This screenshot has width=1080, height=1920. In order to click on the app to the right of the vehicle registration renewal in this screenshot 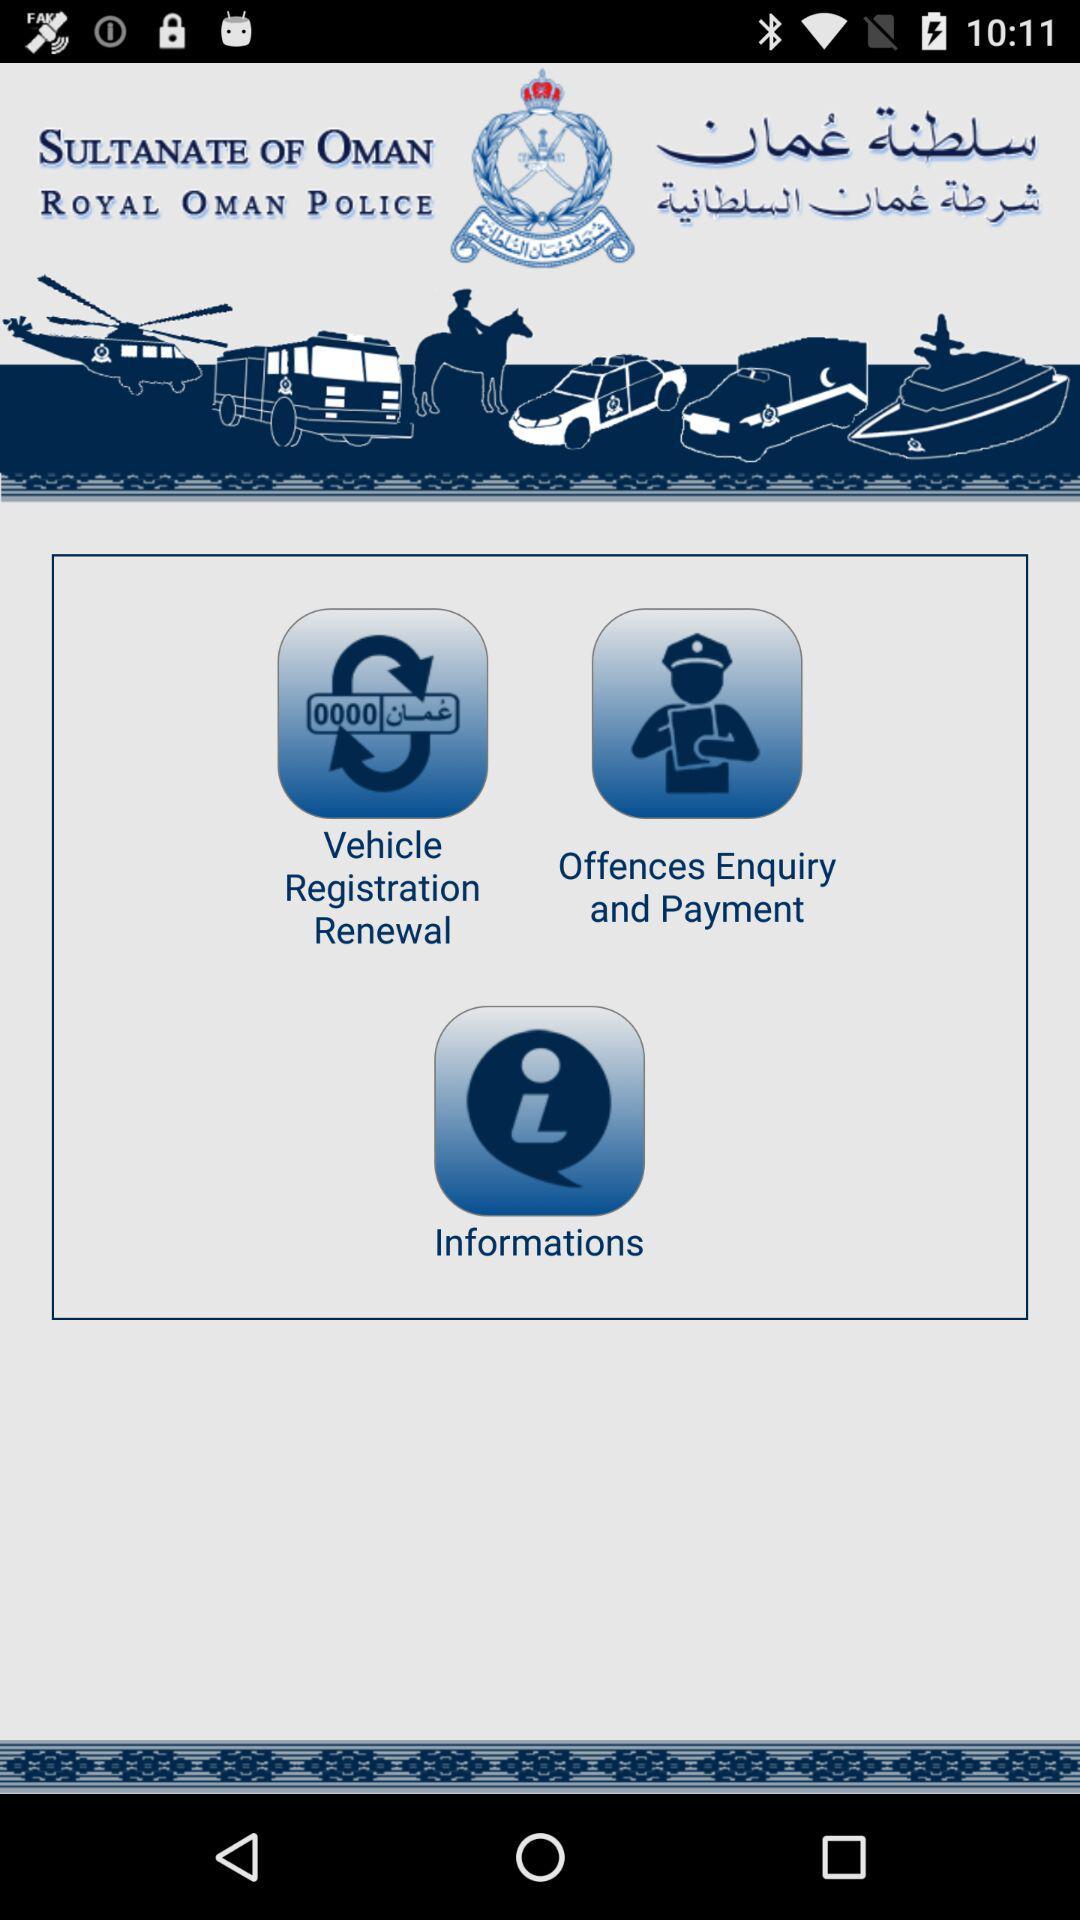, I will do `click(696, 713)`.